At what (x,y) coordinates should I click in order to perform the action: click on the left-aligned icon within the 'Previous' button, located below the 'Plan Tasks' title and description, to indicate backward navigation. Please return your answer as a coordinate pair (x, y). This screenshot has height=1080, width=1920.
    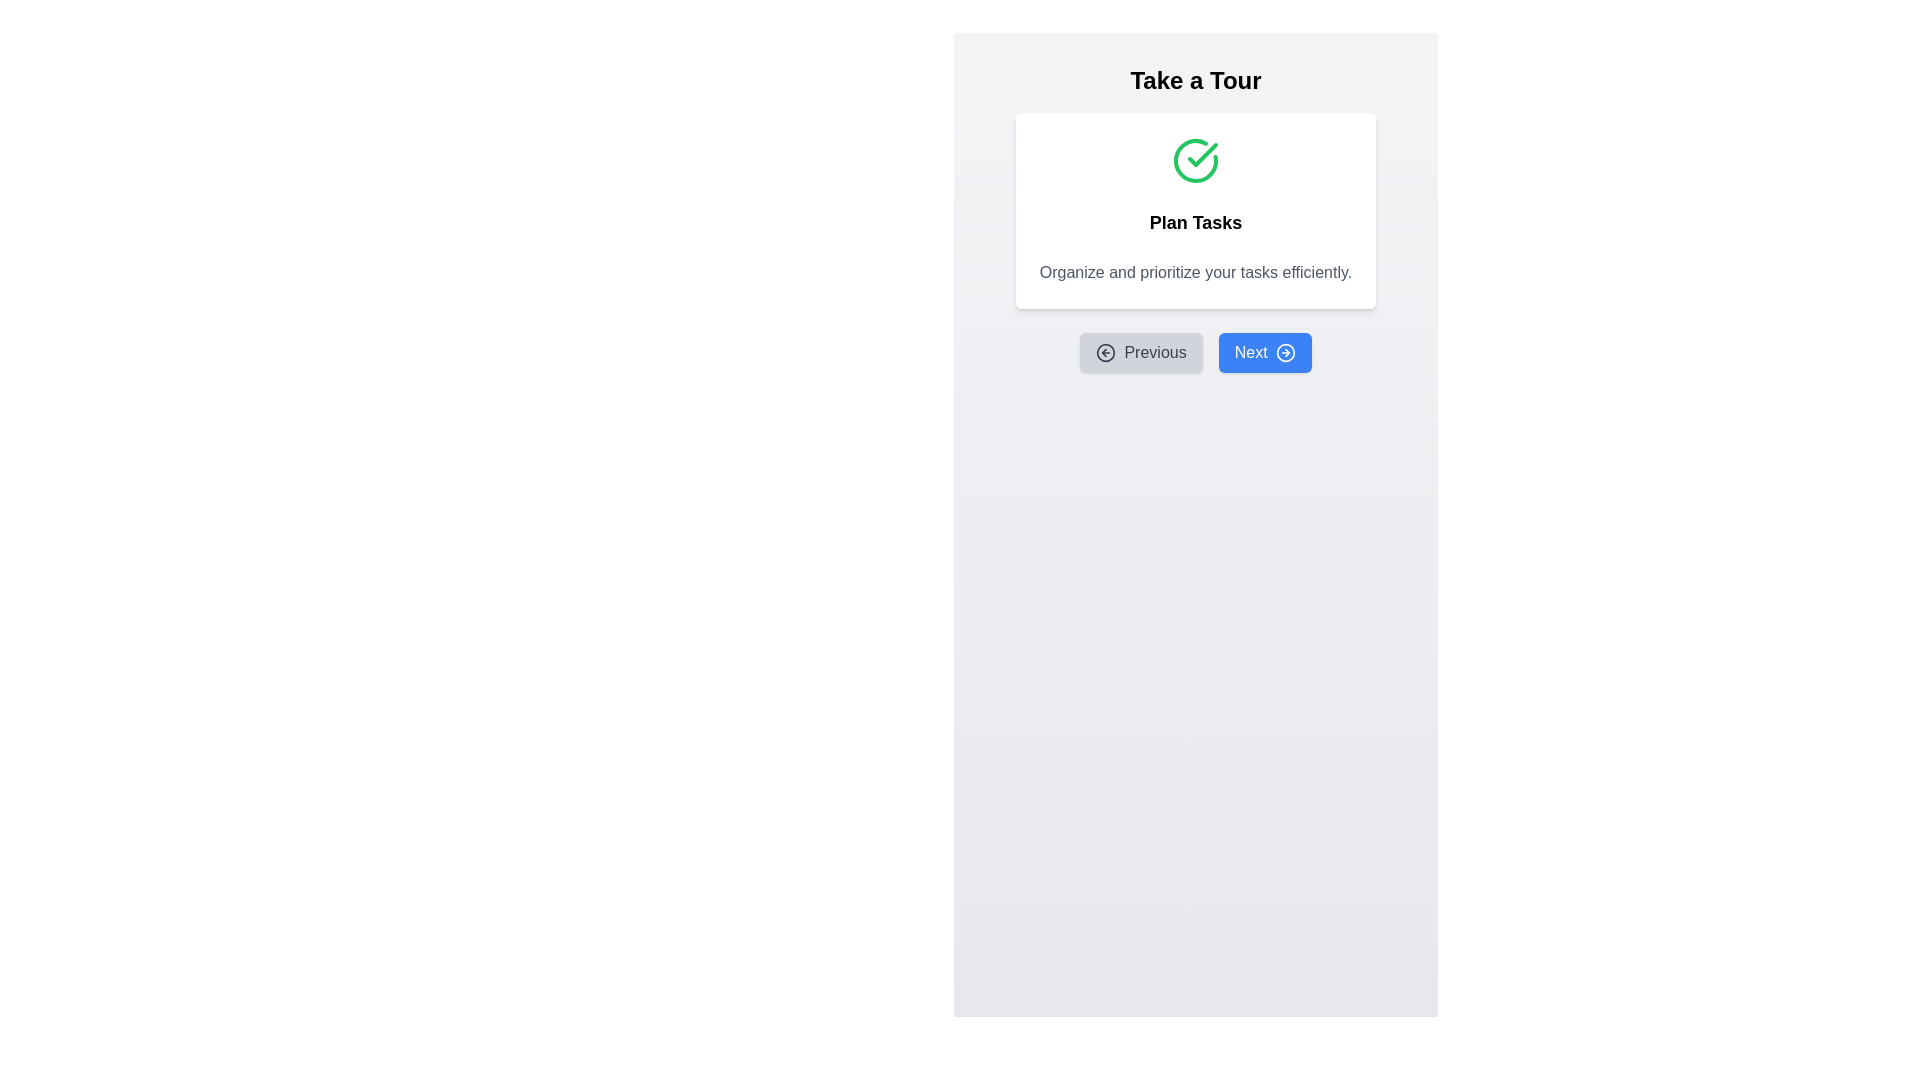
    Looking at the image, I should click on (1105, 352).